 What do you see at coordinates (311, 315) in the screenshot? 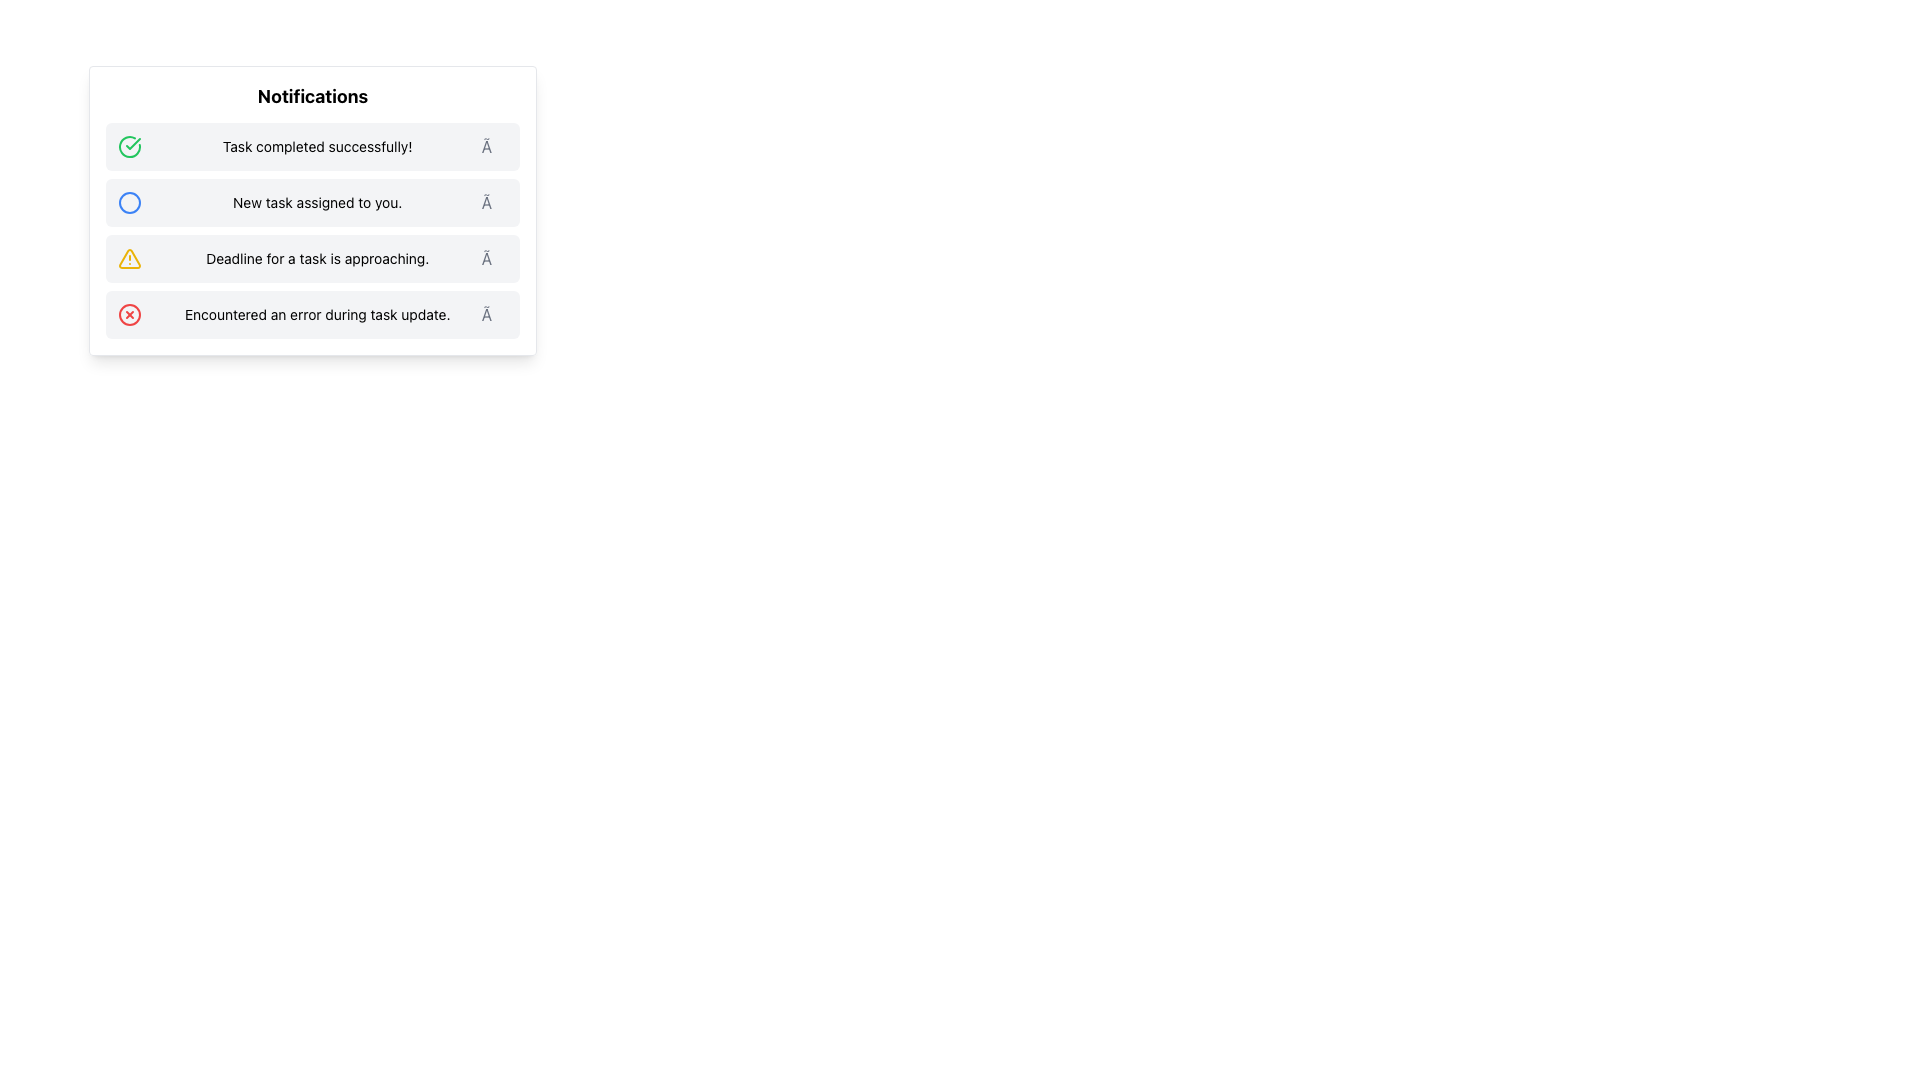
I see `the '×' icon on the fourth notification card in the notification panel` at bounding box center [311, 315].